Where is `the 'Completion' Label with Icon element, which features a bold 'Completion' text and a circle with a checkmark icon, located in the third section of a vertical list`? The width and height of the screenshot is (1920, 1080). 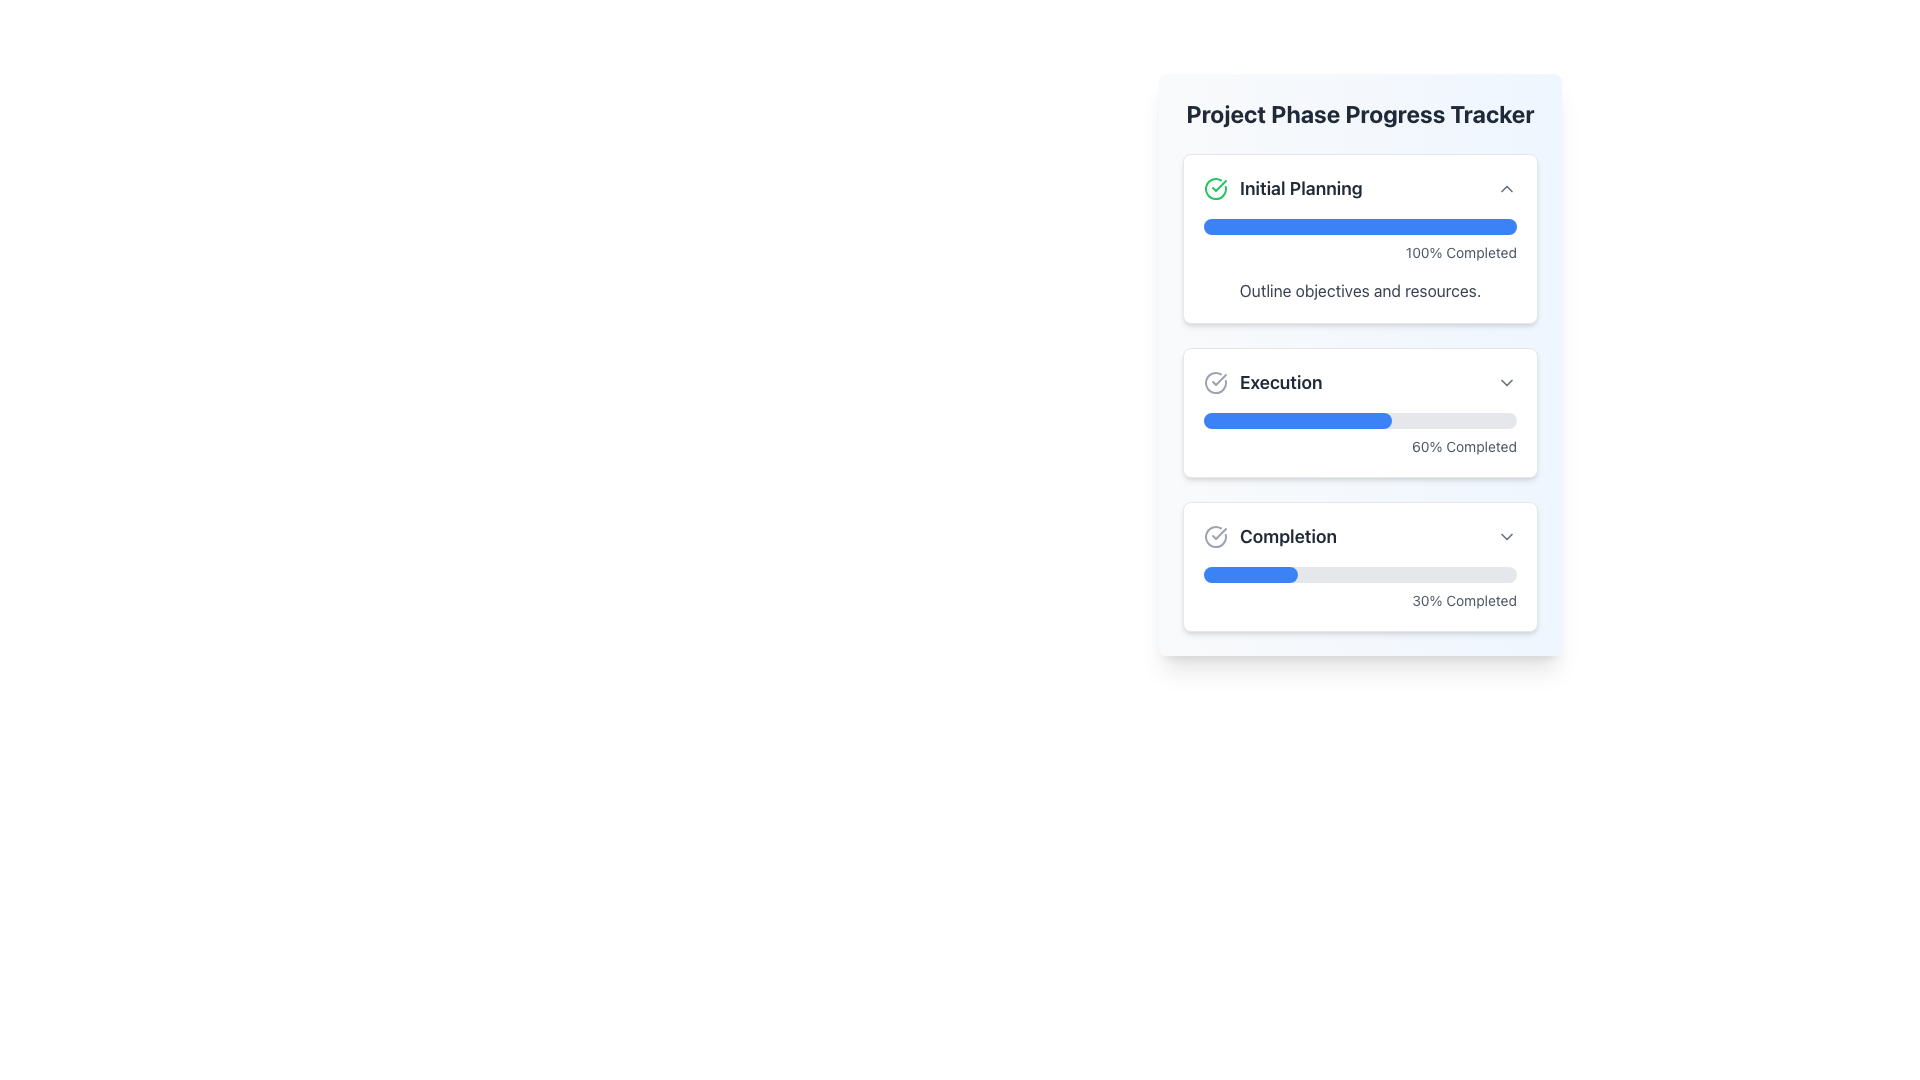 the 'Completion' Label with Icon element, which features a bold 'Completion' text and a circle with a checkmark icon, located in the third section of a vertical list is located at coordinates (1269, 535).